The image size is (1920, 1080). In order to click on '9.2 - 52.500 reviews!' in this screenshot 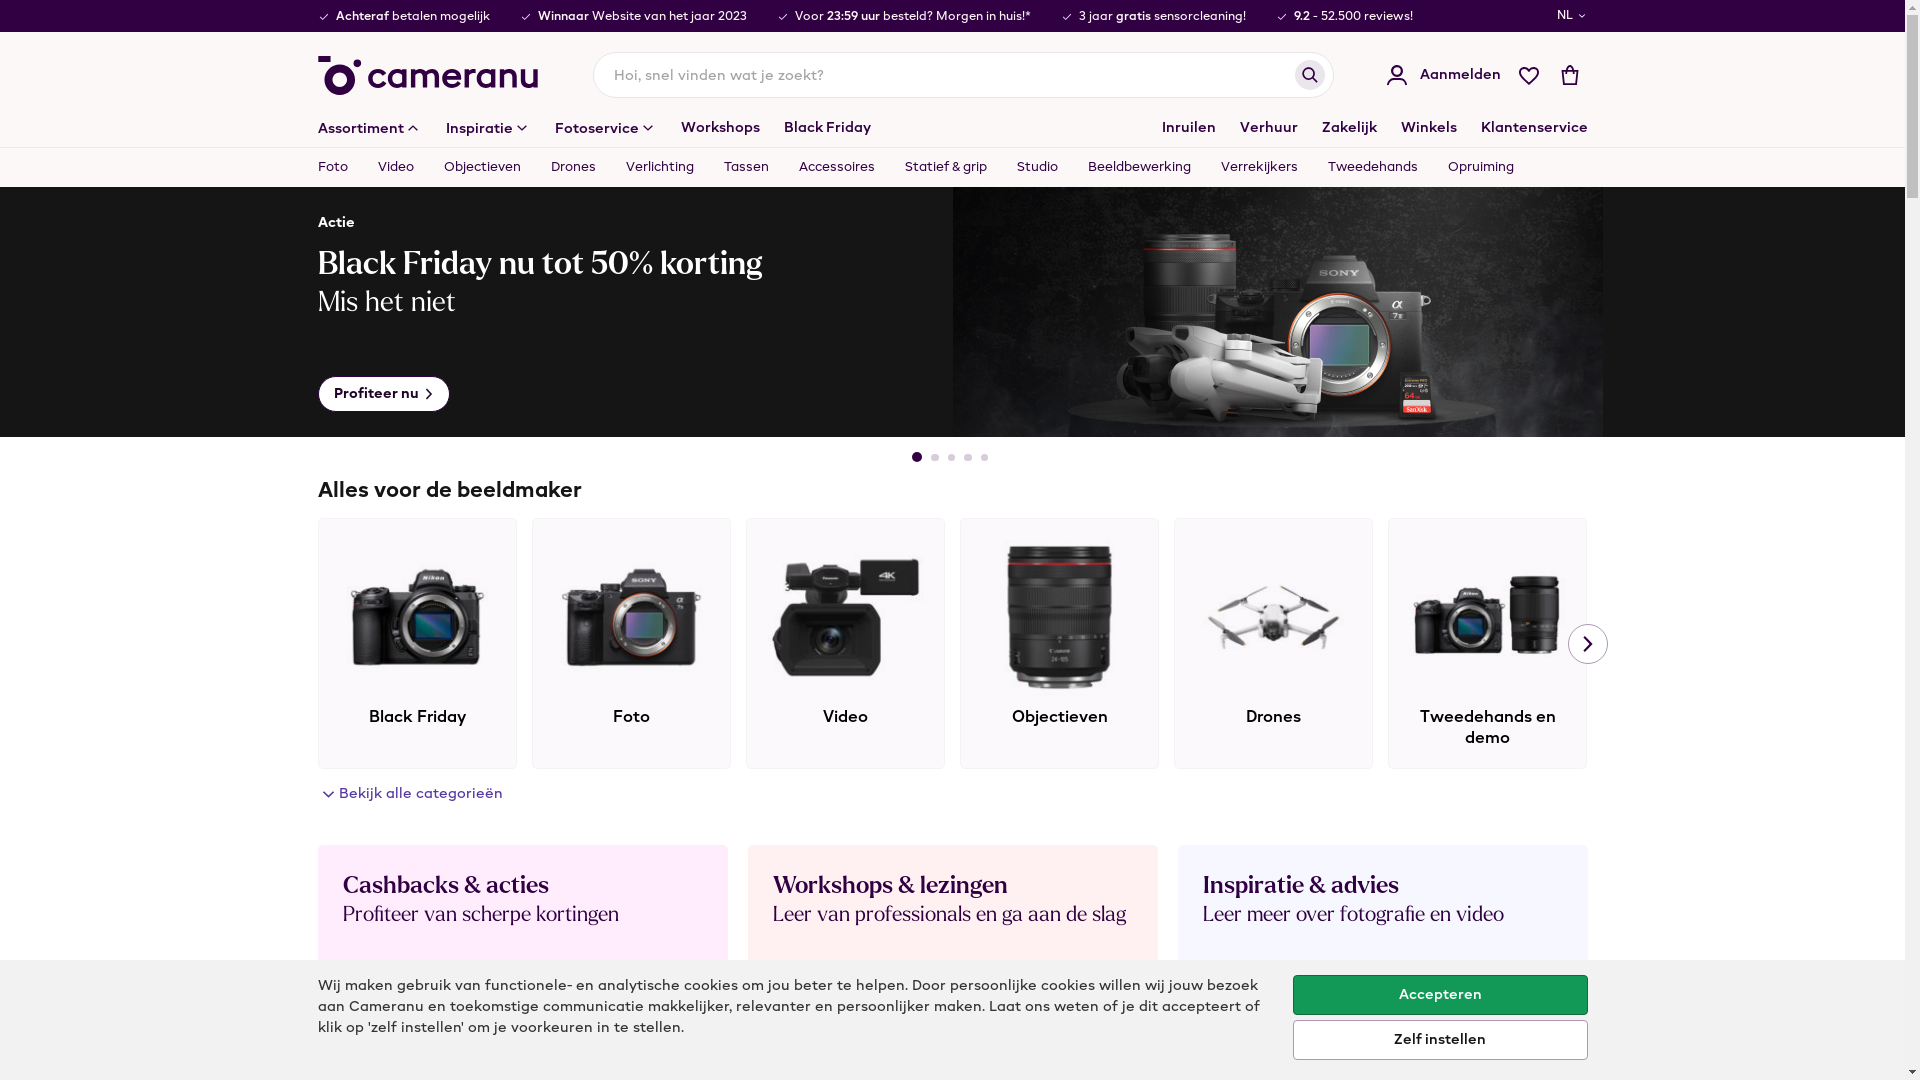, I will do `click(1294, 15)`.